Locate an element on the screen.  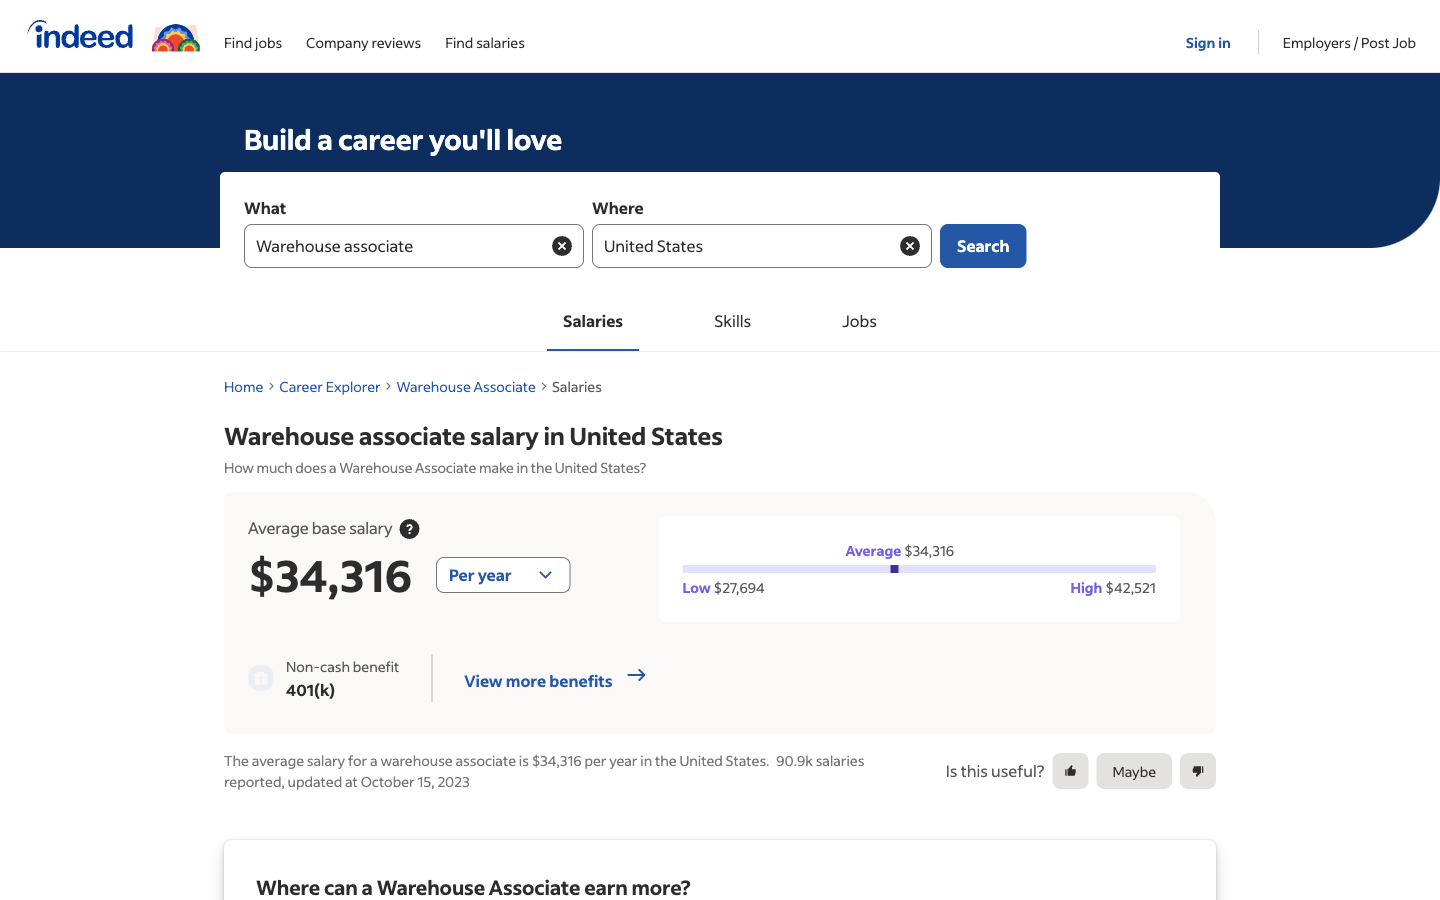
Go to the homepage of Indeed is located at coordinates (76, 35).